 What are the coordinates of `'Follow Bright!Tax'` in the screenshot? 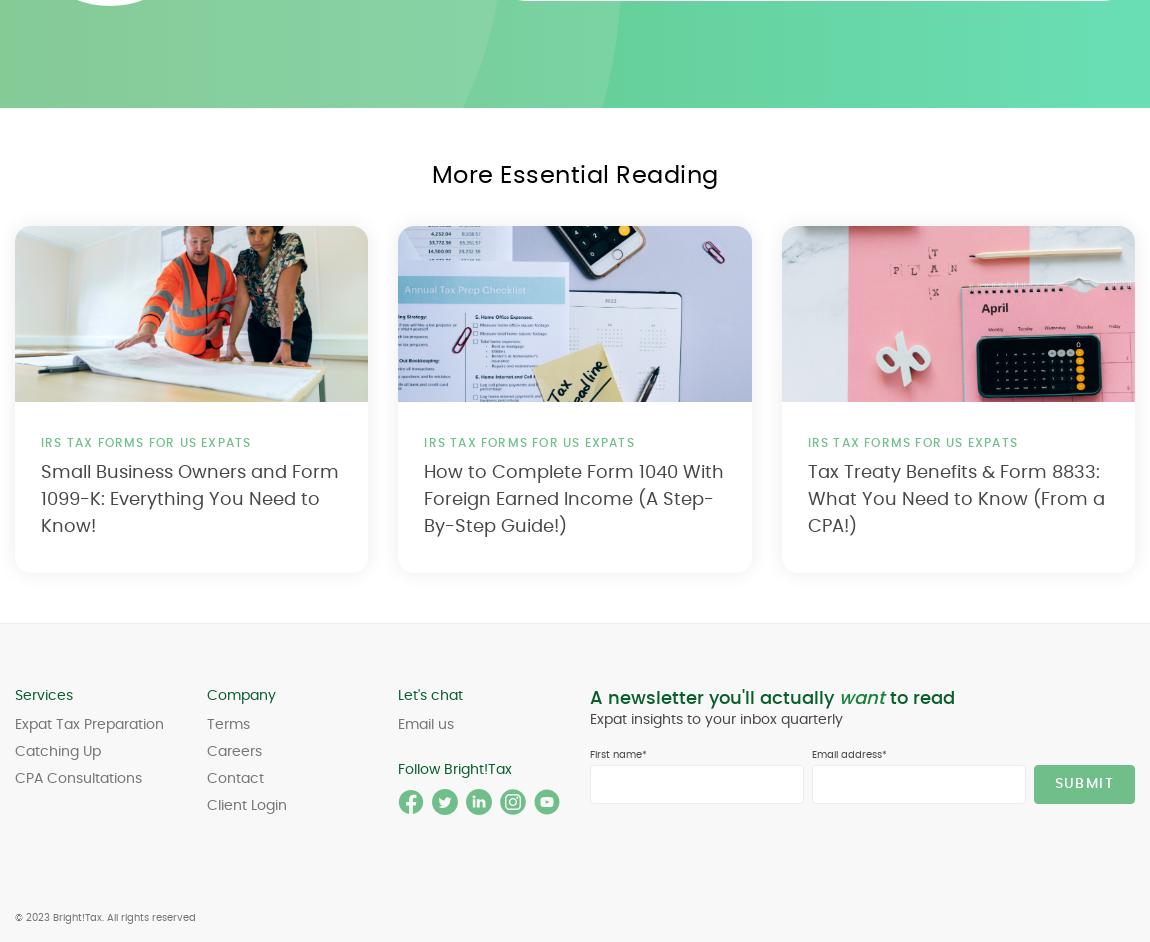 It's located at (398, 769).